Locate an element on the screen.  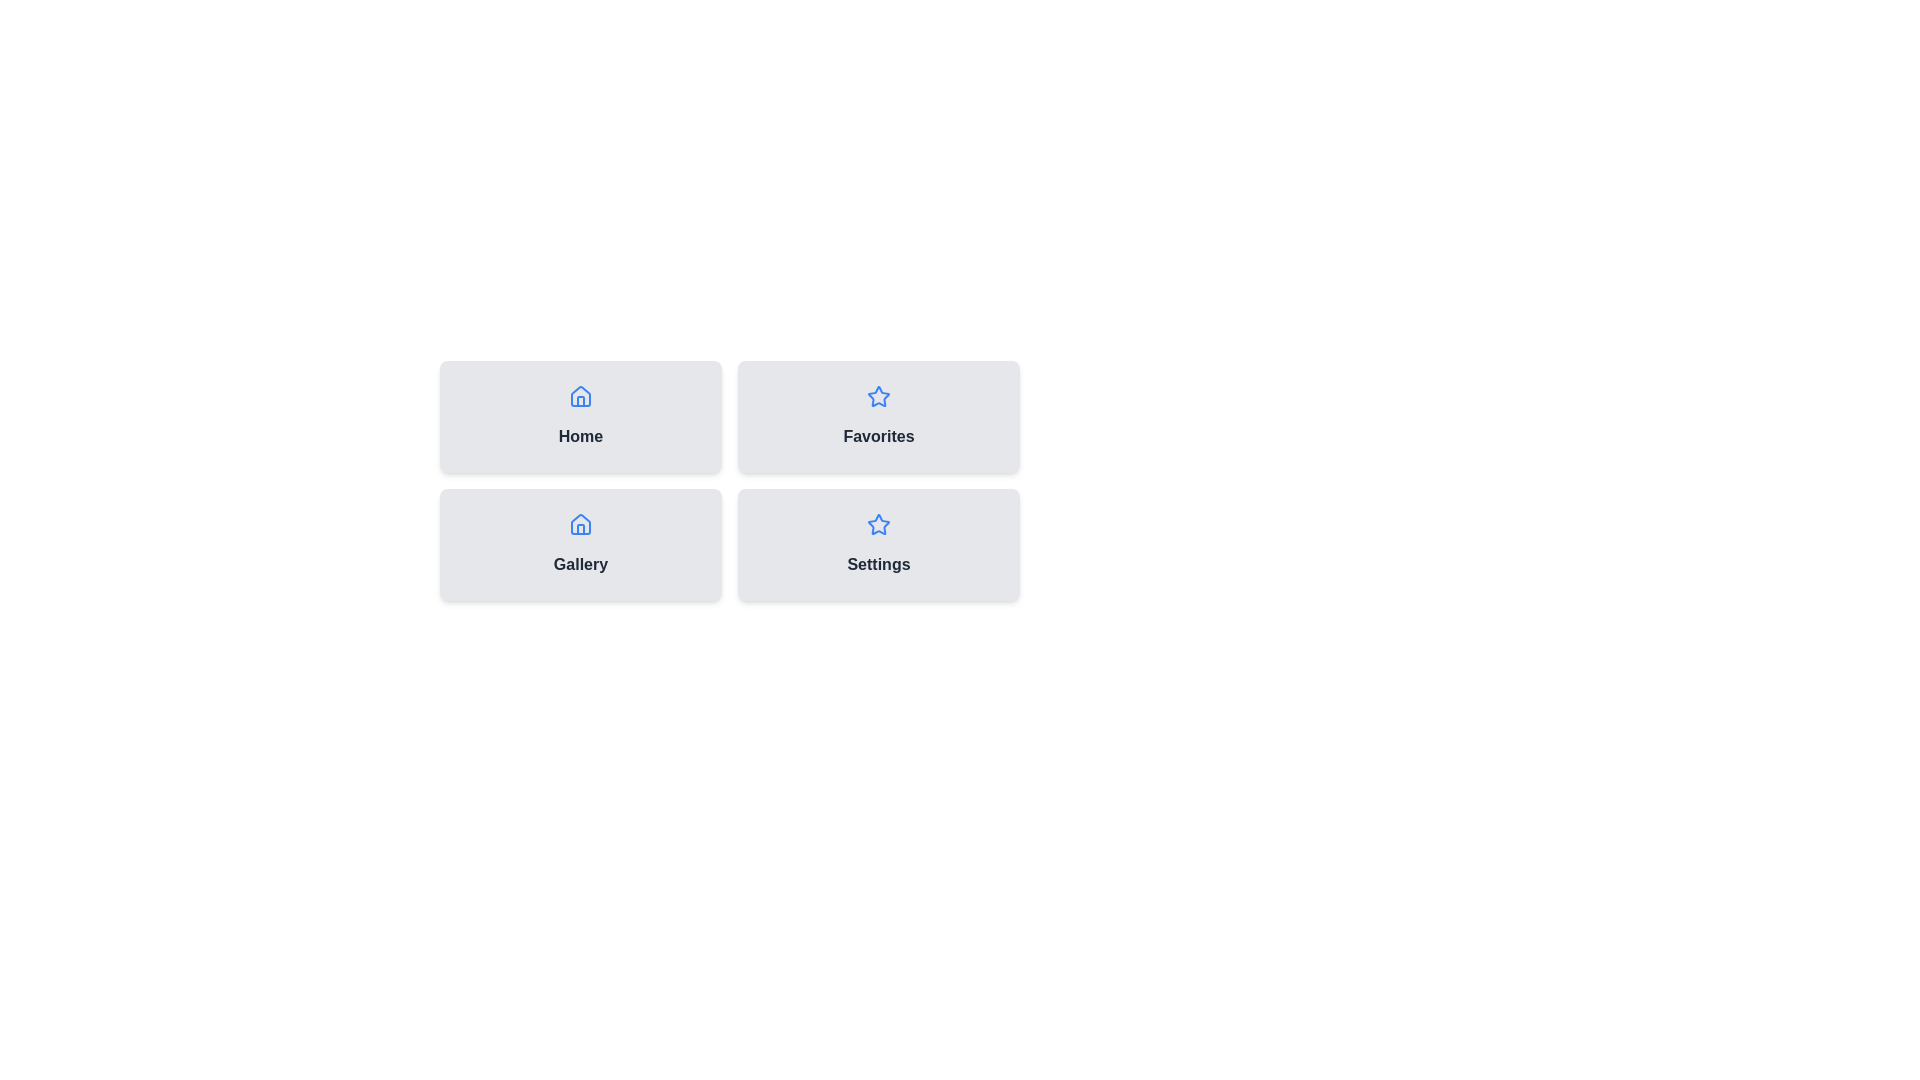
the blue house icon located at the top of the 'Home' card, which is positioned in the top-left corner of a 2x2 grid layout is located at coordinates (579, 397).